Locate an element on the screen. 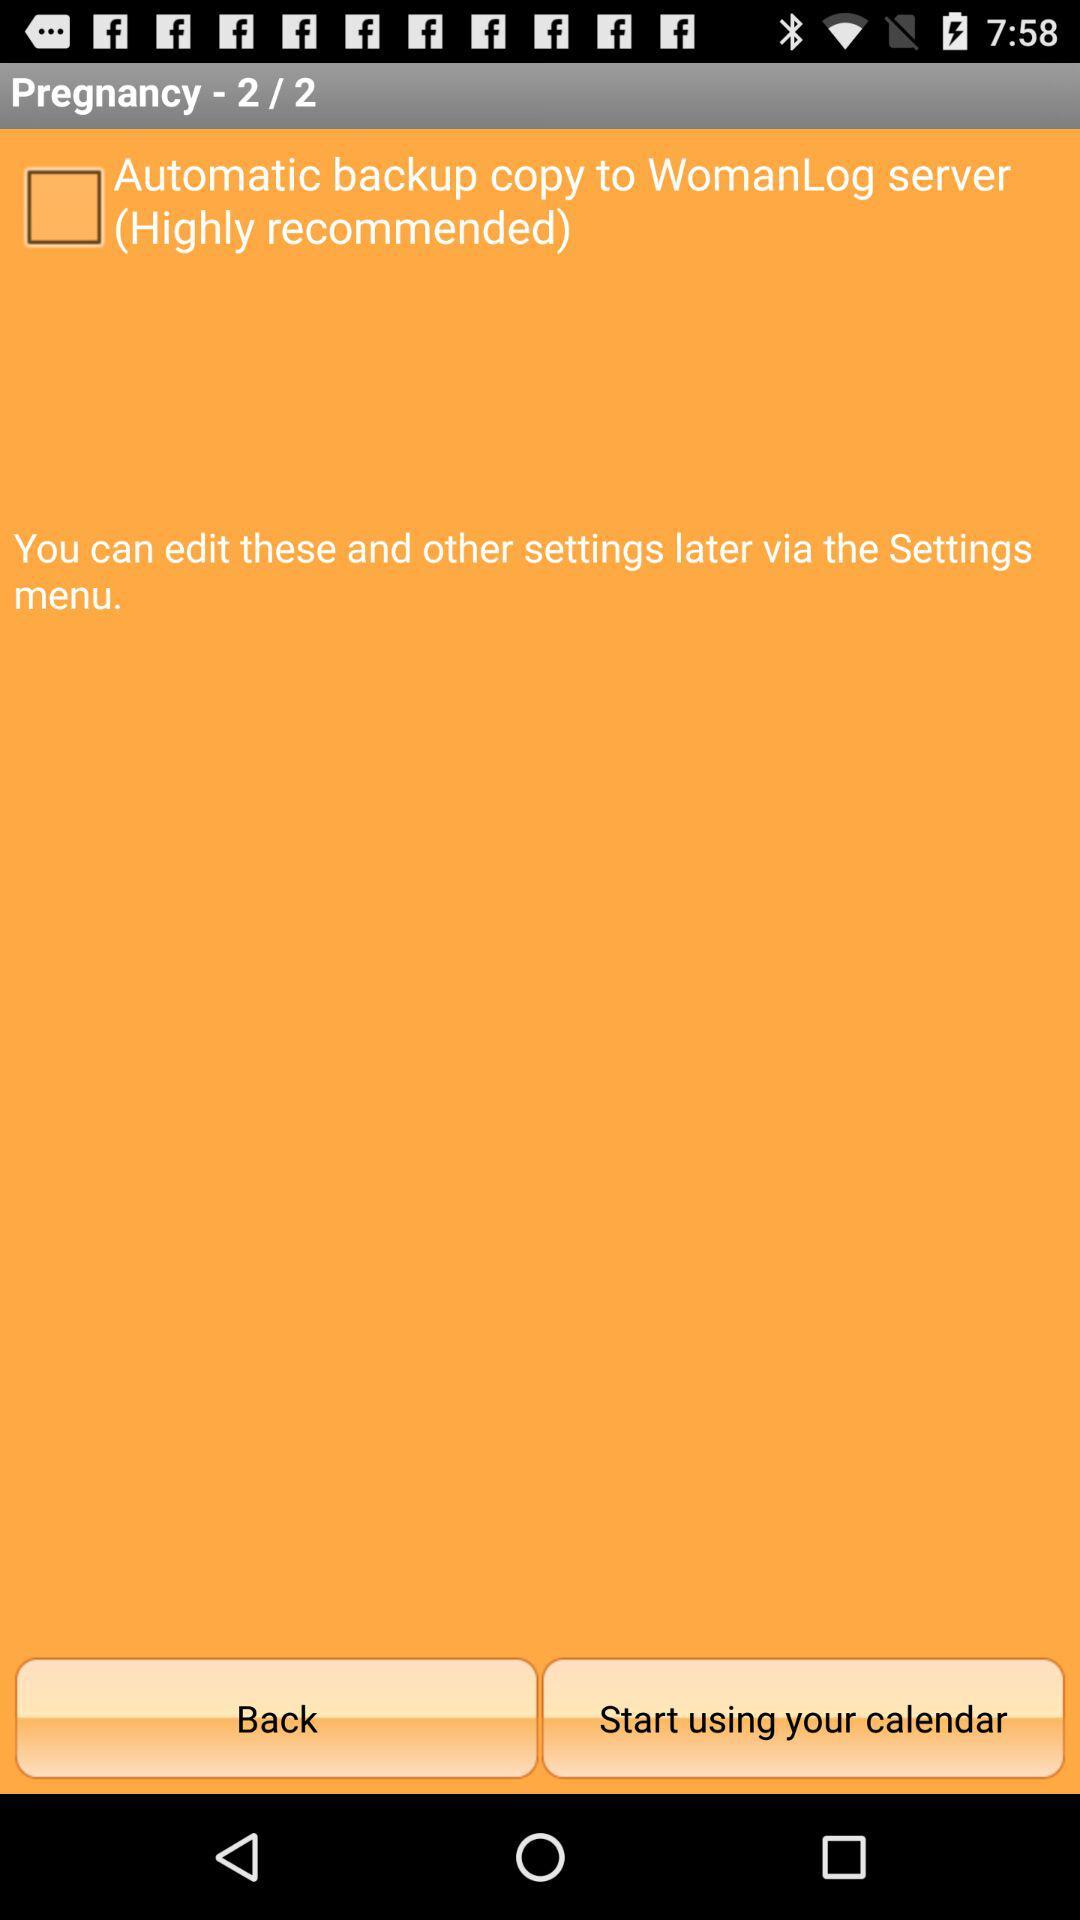 Image resolution: width=1080 pixels, height=1920 pixels. item at the bottom left corner is located at coordinates (276, 1717).